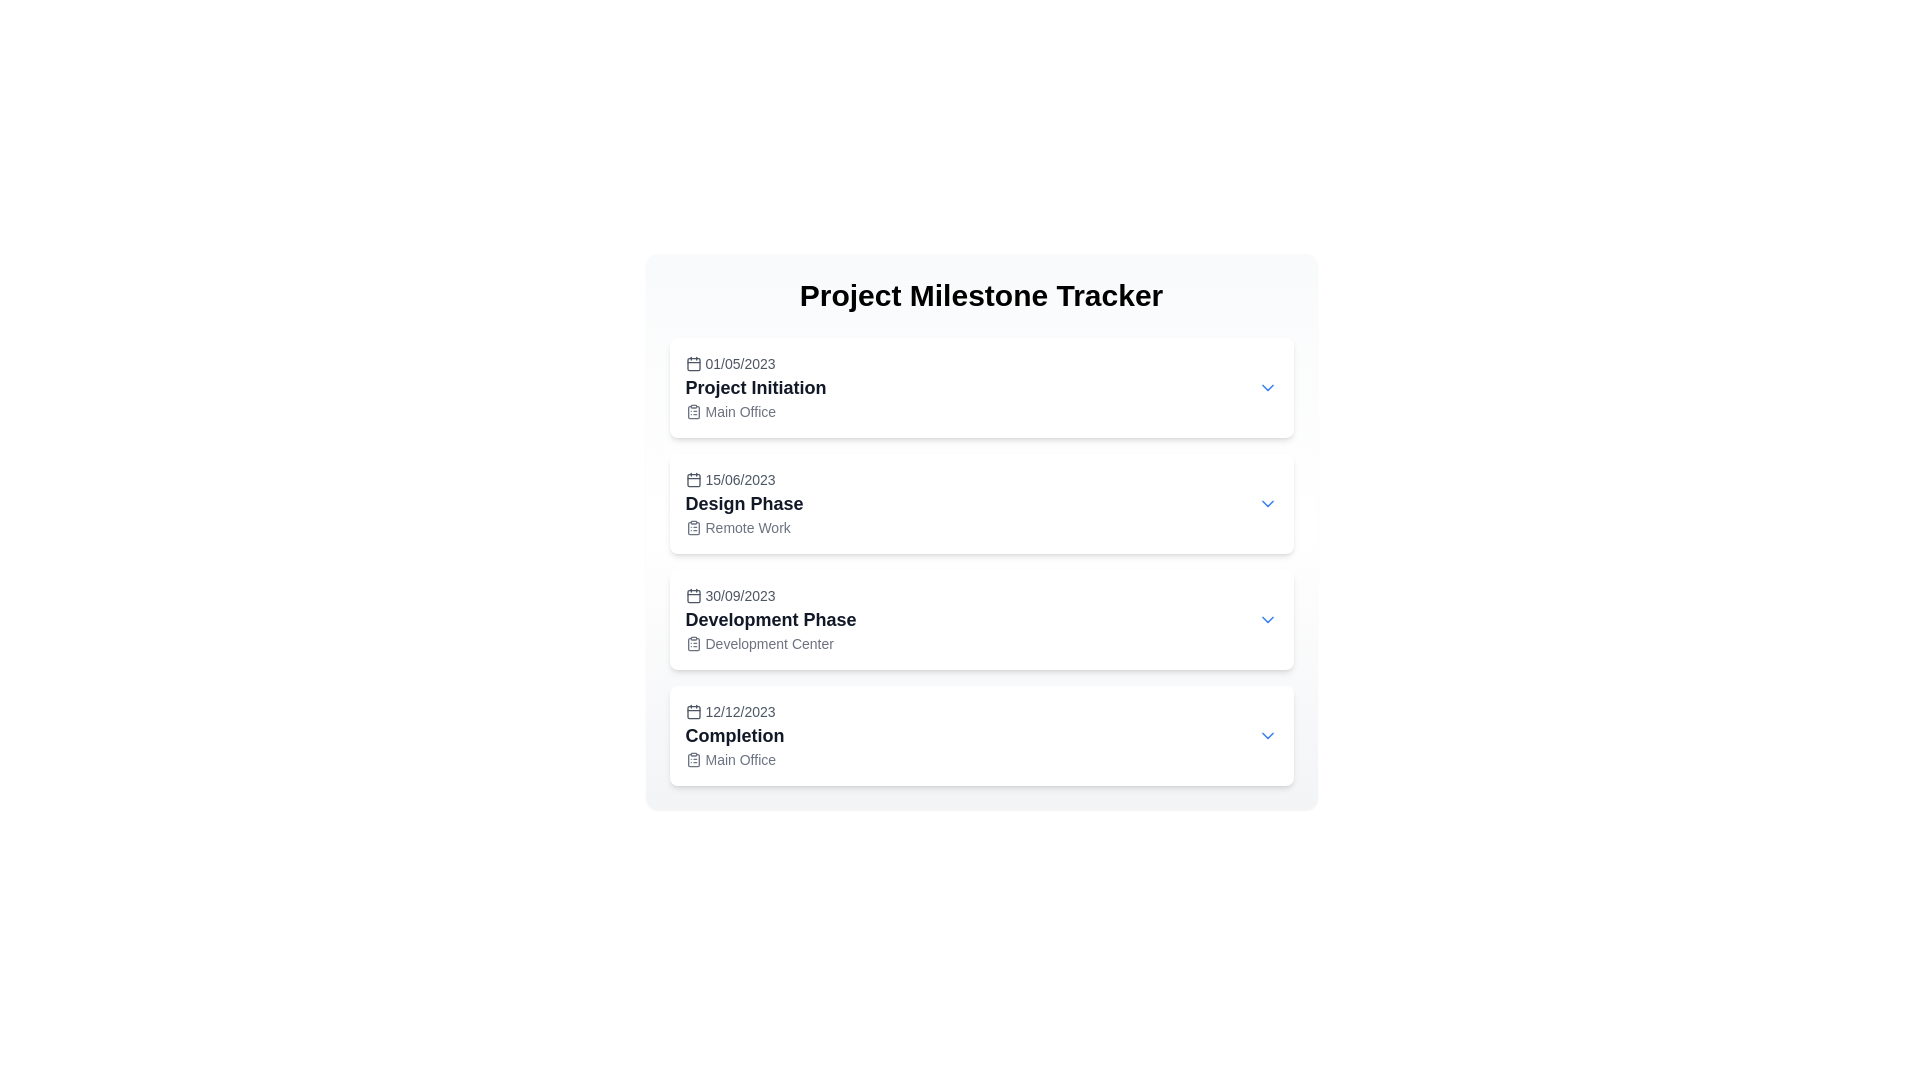 The height and width of the screenshot is (1080, 1920). Describe the element at coordinates (733, 736) in the screenshot. I see `the text label that describes the associated item or milestone in the project tracker, located below the date '12/12/2023' and above the subtitle 'Main Office'` at that location.